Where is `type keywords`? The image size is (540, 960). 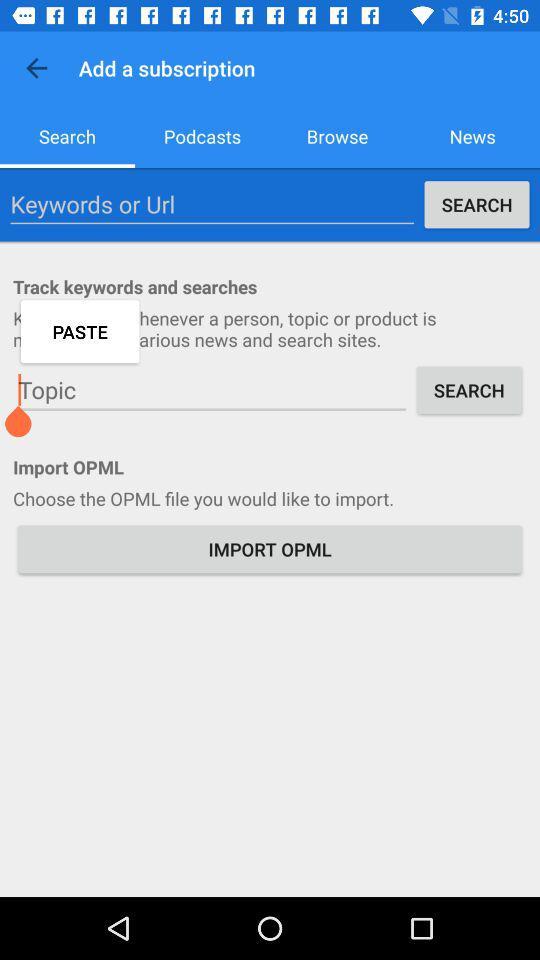
type keywords is located at coordinates (211, 204).